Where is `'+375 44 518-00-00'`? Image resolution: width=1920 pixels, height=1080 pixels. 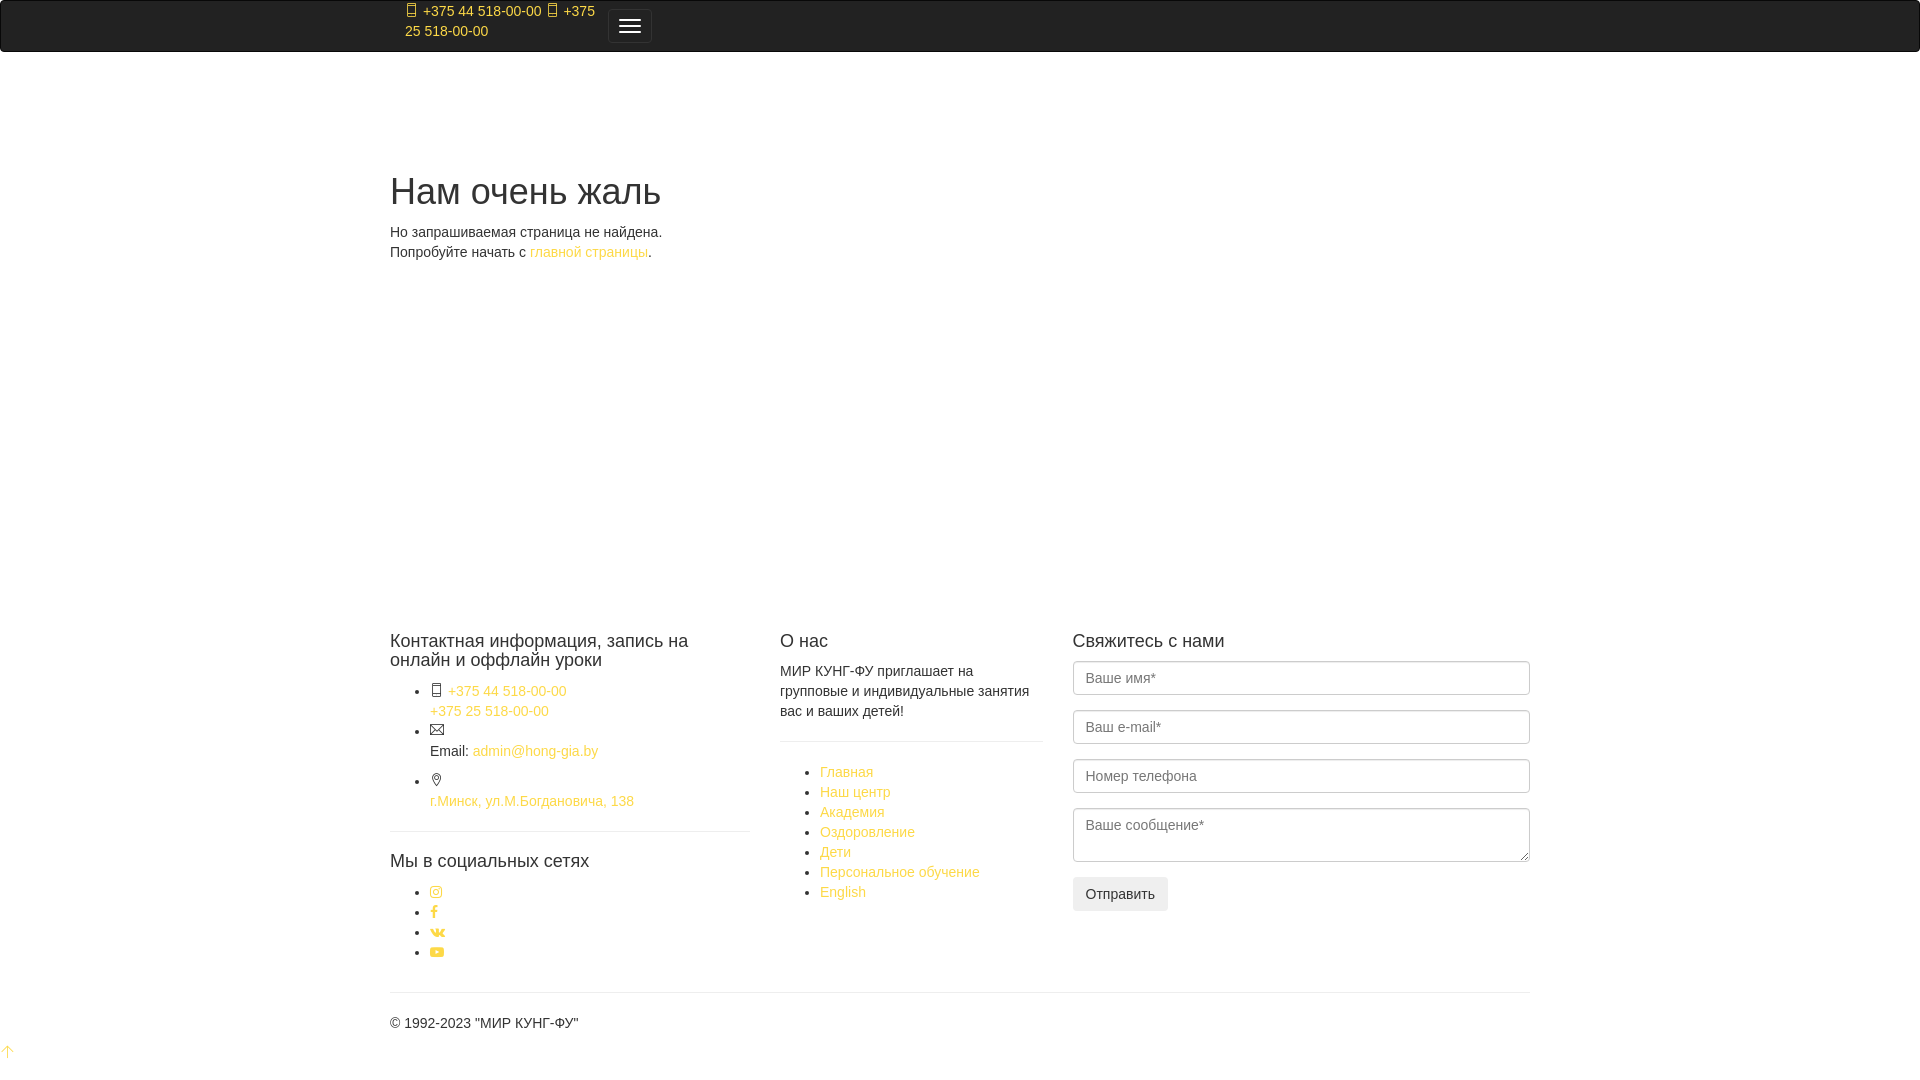
'+375 44 518-00-00' is located at coordinates (472, 11).